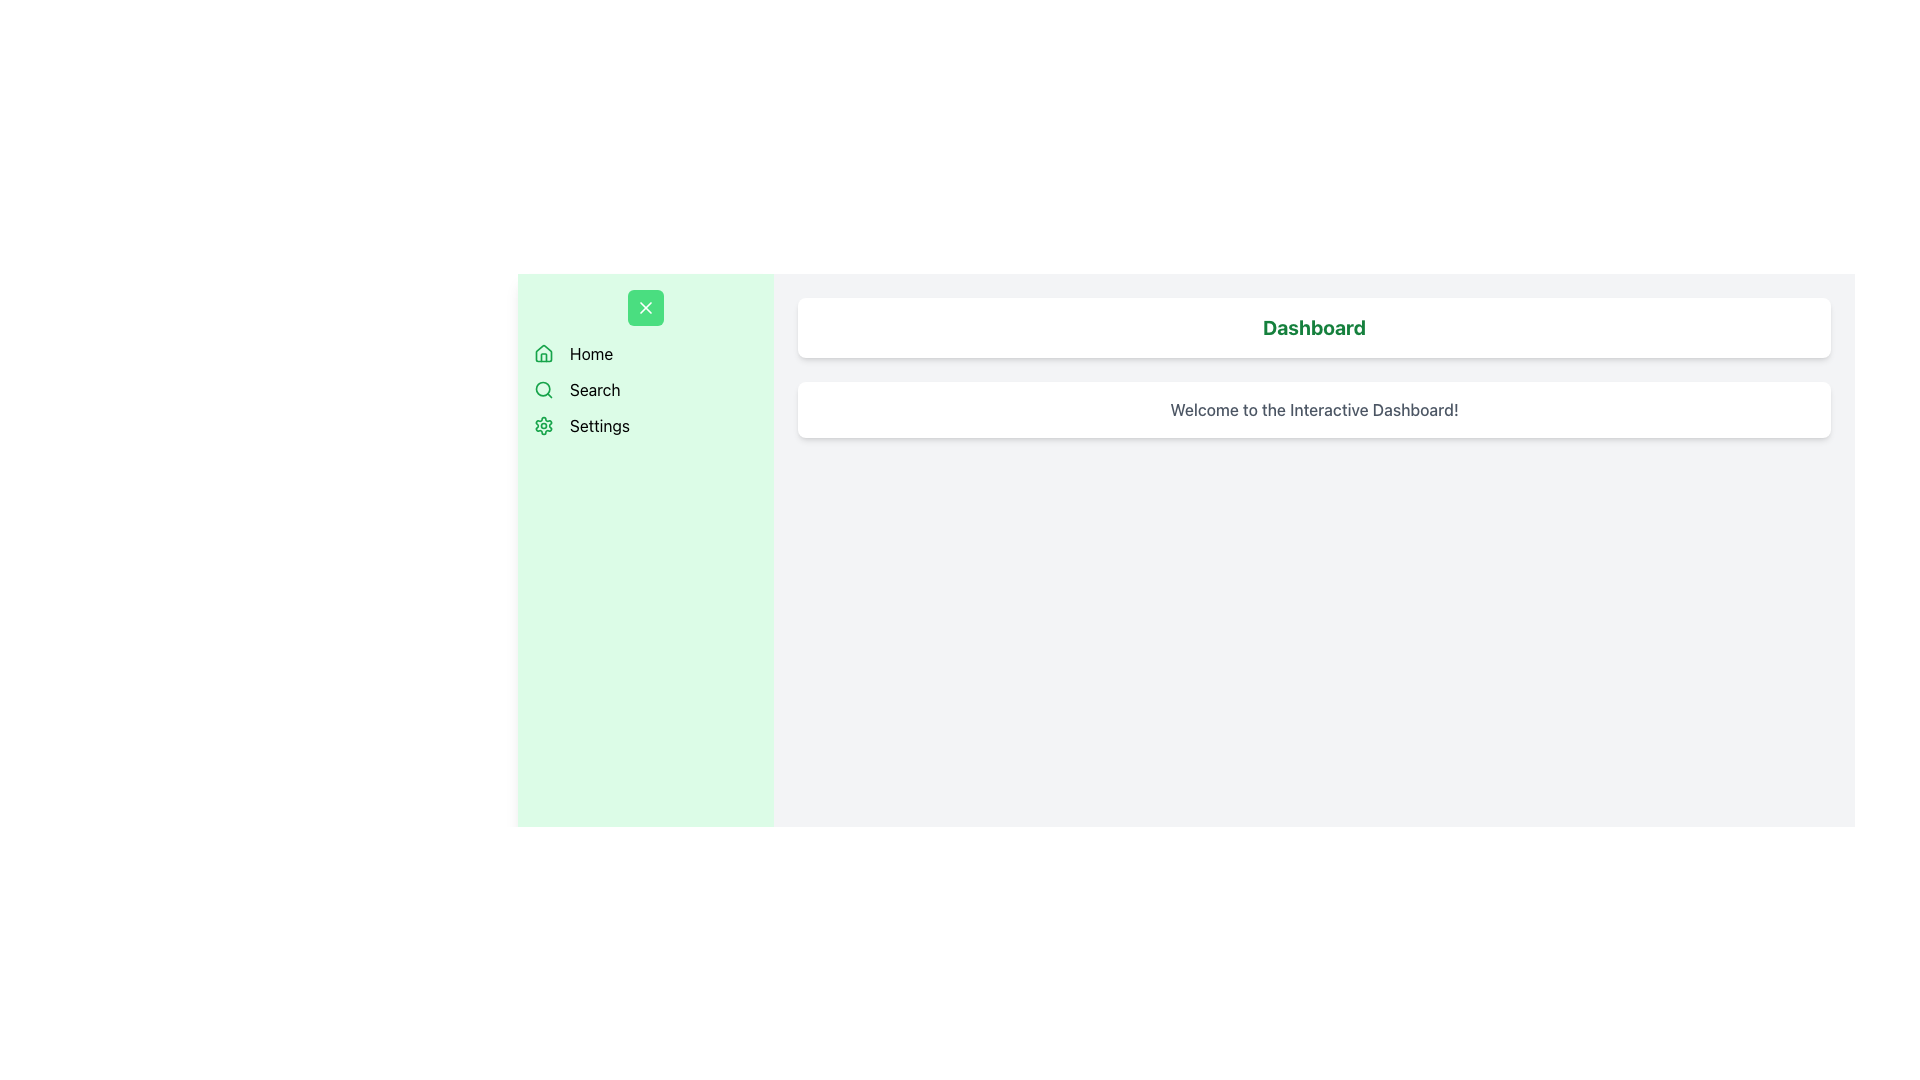 The width and height of the screenshot is (1920, 1080). I want to click on the 'Home' item in the Navigation Menu, so click(646, 363).